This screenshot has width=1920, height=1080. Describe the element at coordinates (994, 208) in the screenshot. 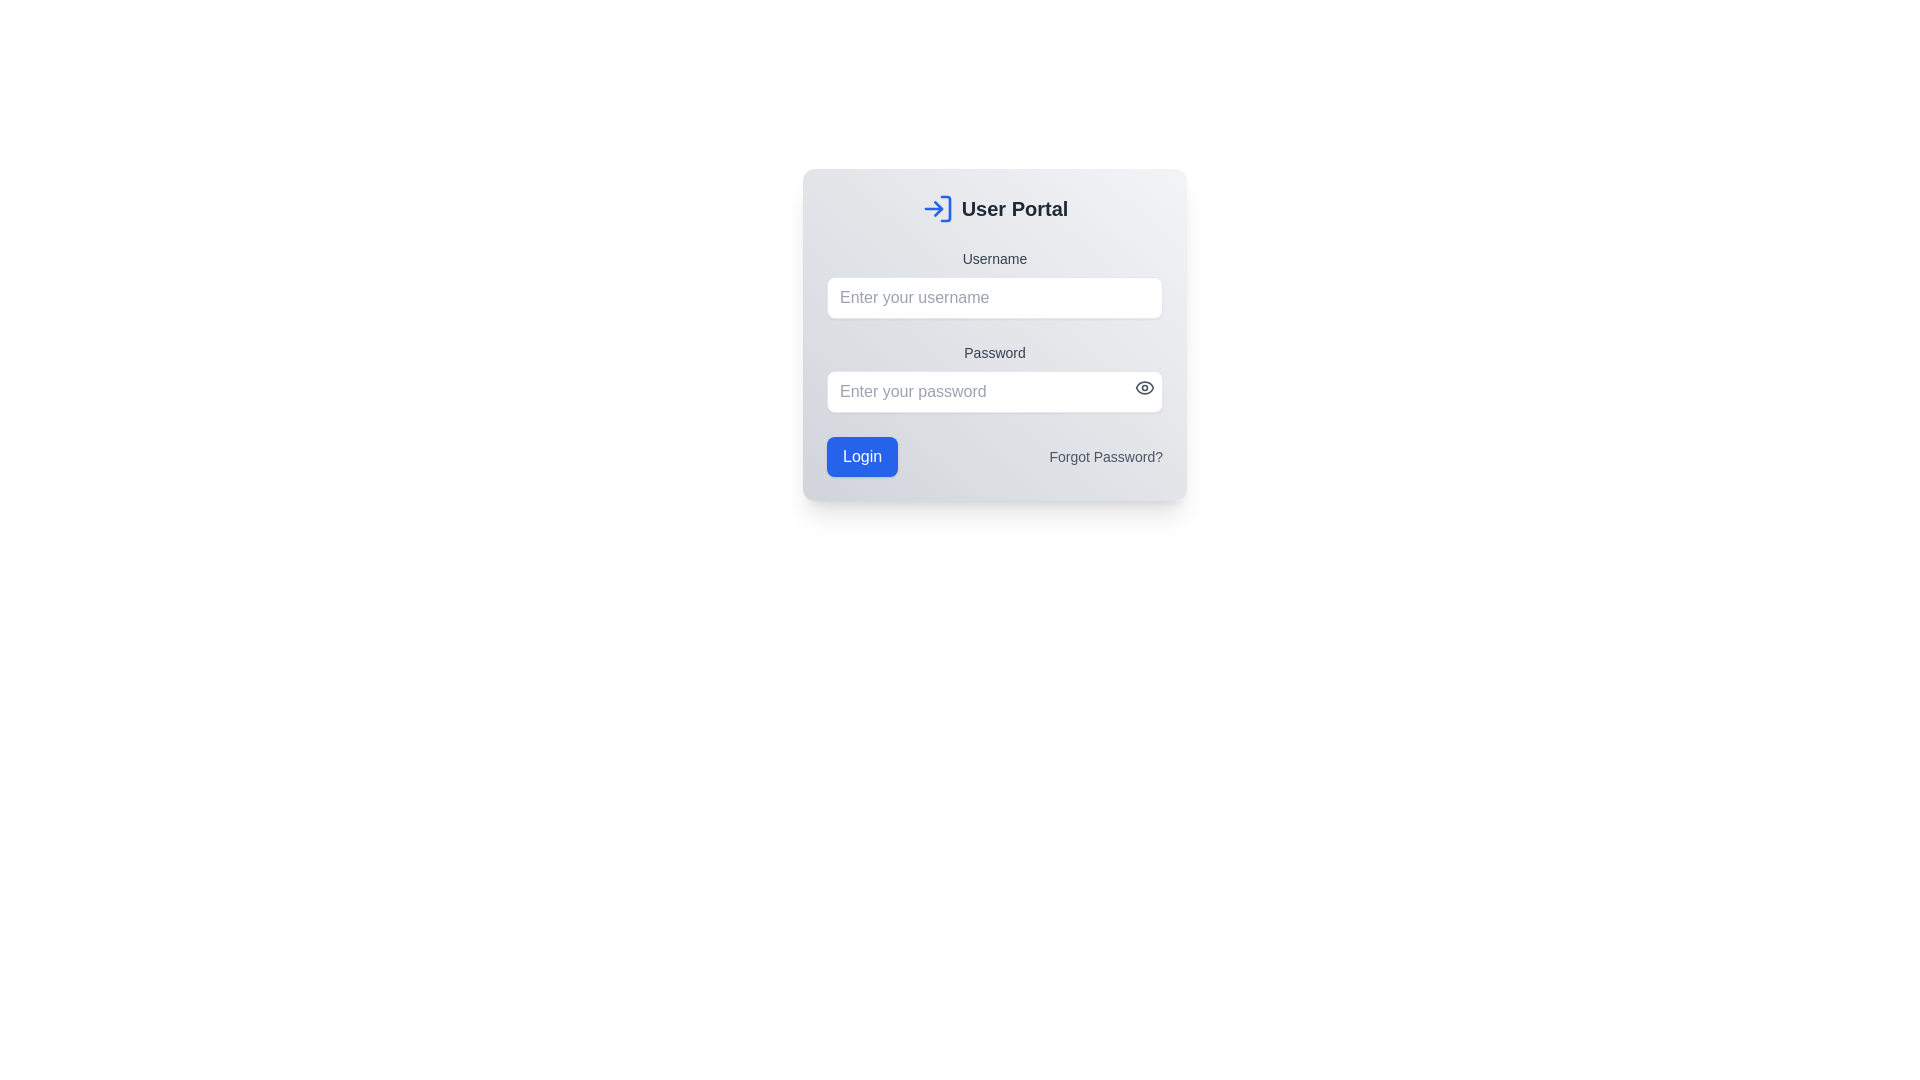

I see `the title or heading text element of the login panel, which is positioned at the top center of the card-like structure containing the login form elements` at that location.